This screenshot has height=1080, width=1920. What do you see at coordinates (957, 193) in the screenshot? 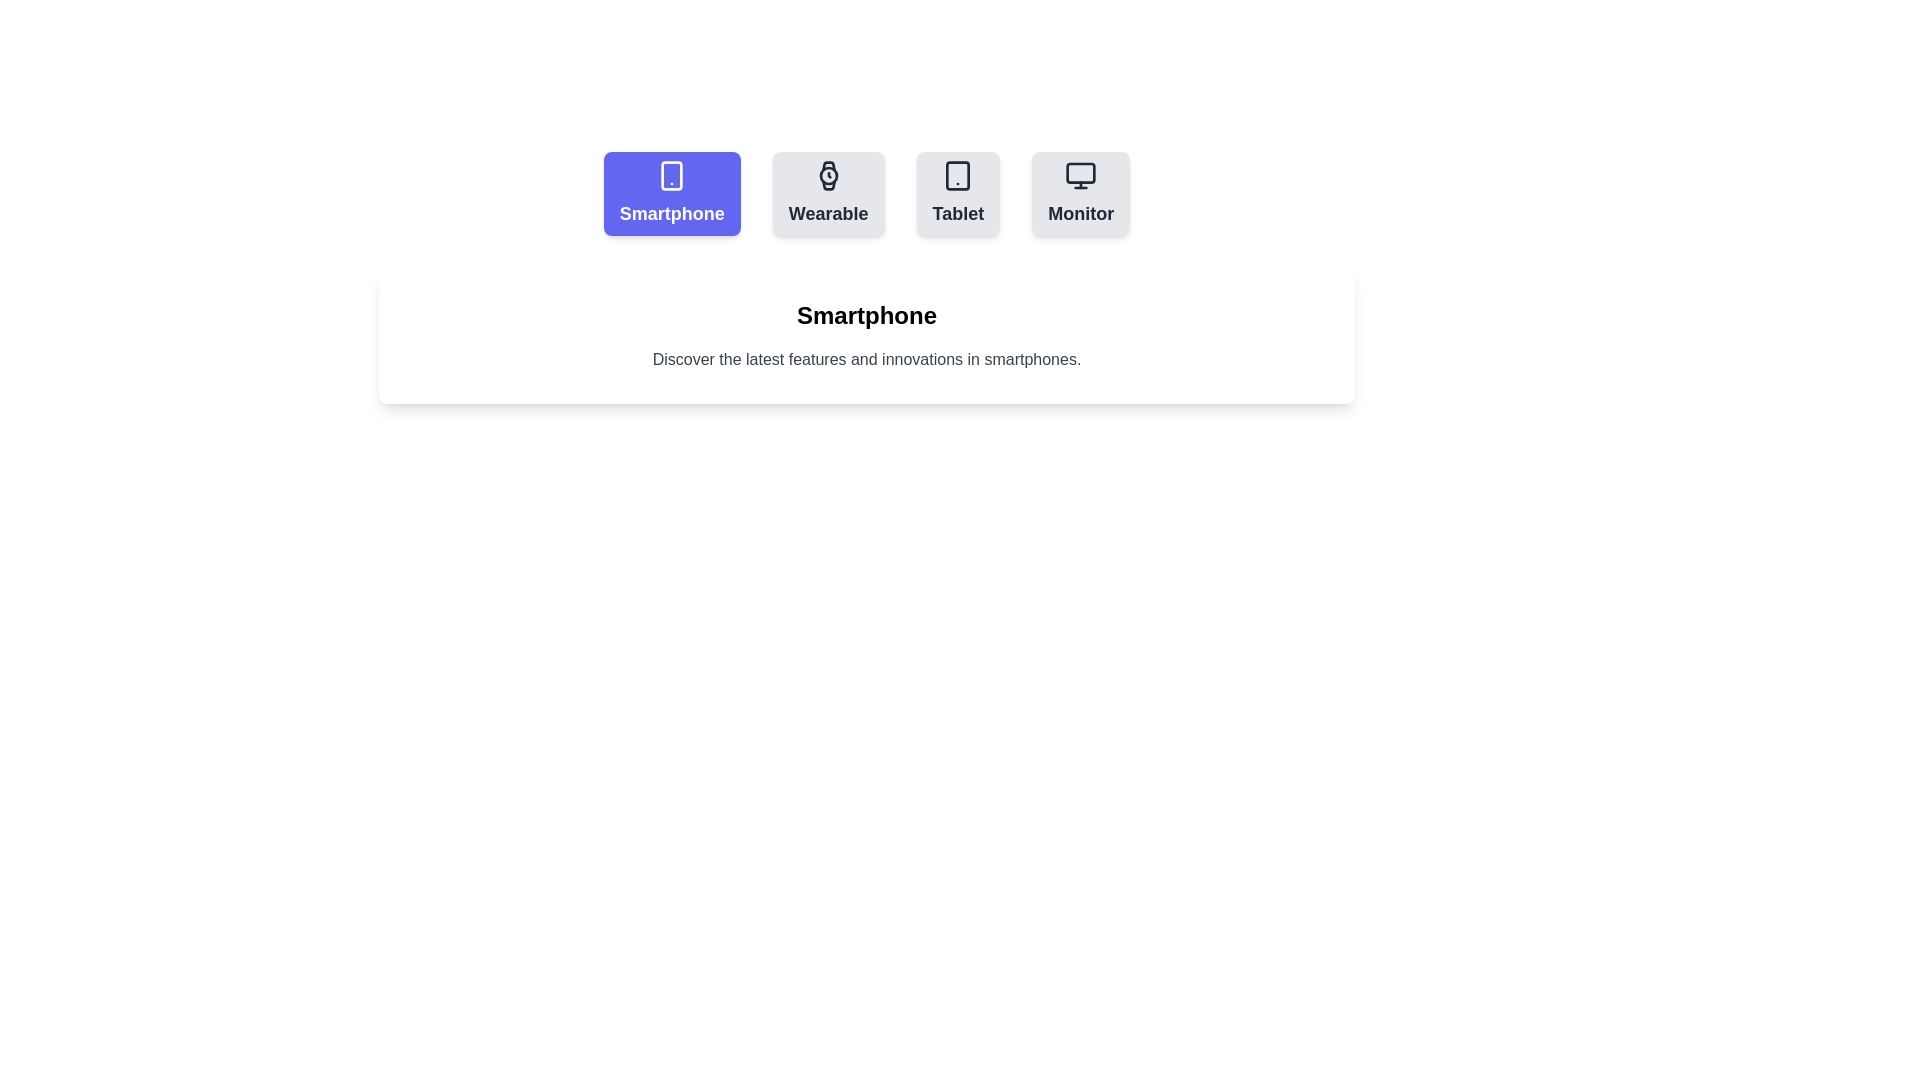
I see `the tab button corresponding to Tablet` at bounding box center [957, 193].